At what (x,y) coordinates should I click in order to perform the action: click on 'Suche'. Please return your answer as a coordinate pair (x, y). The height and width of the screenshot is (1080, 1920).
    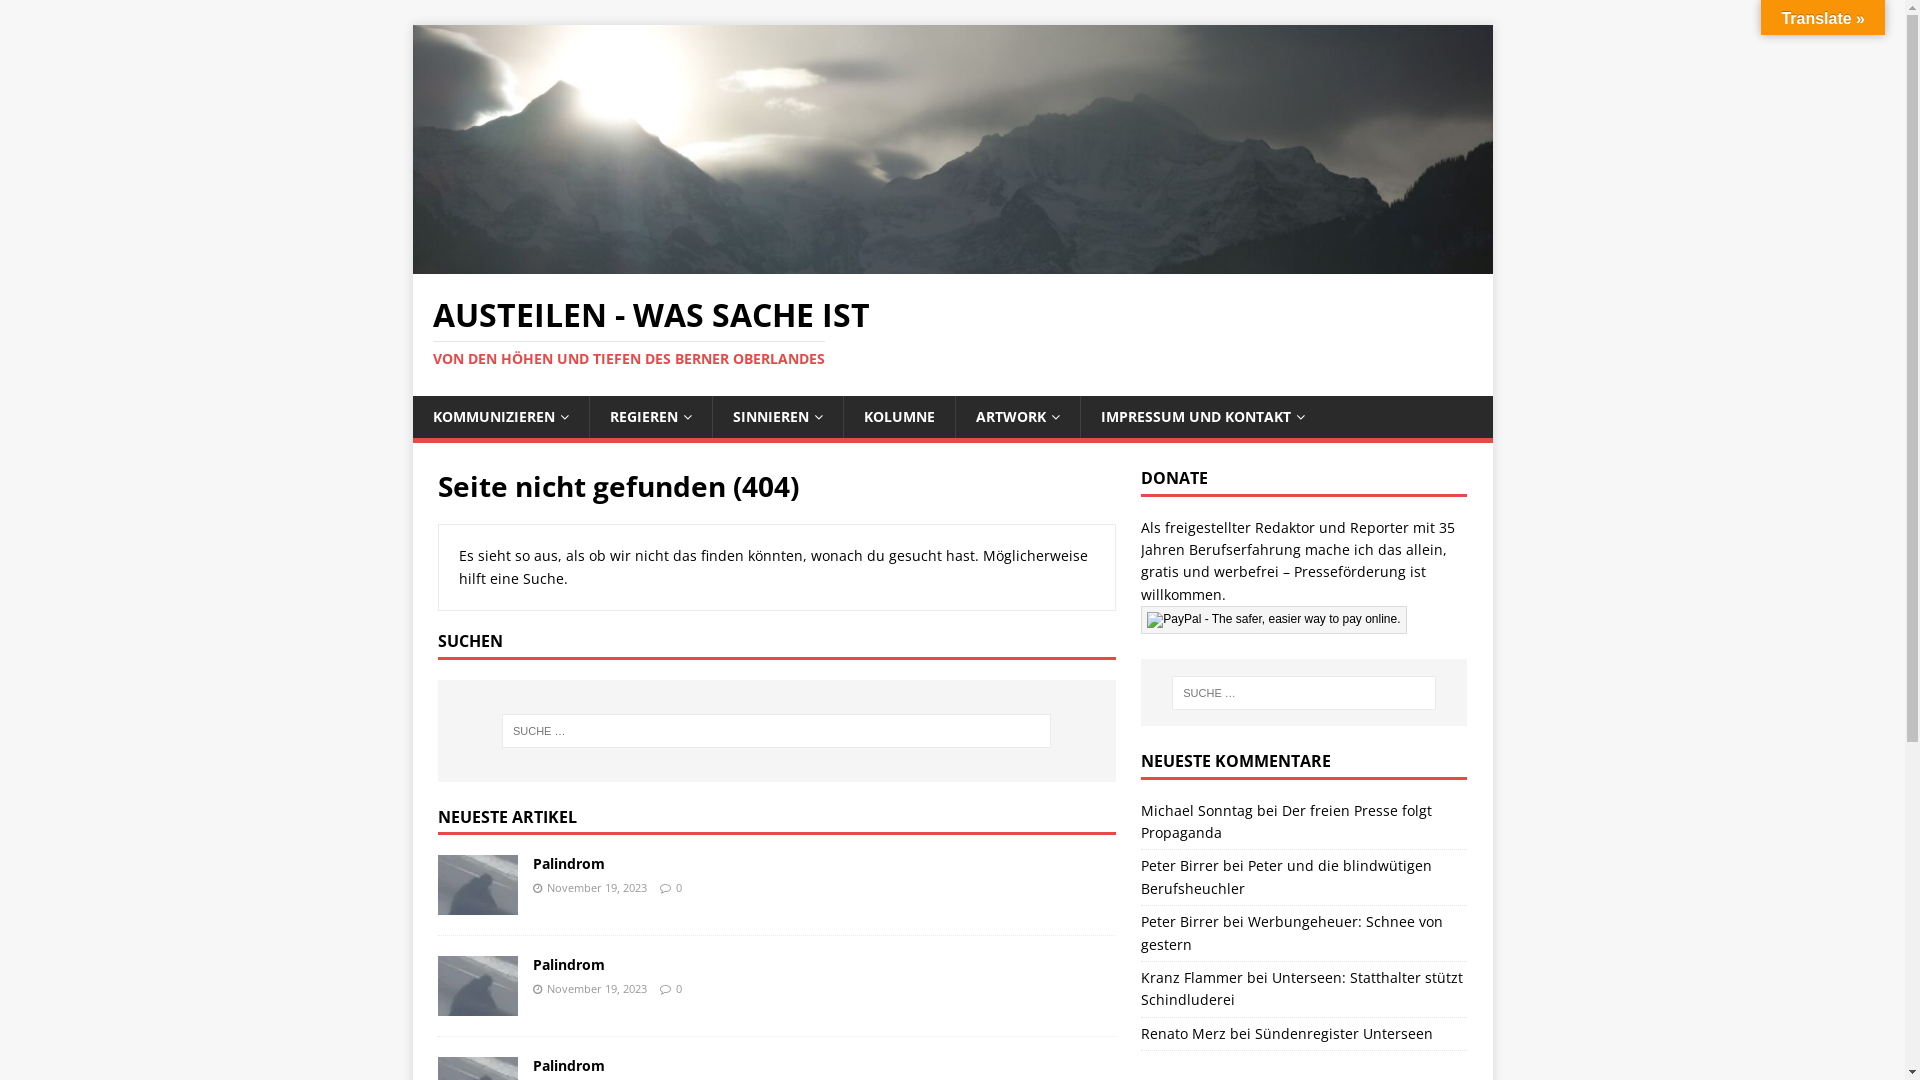
    Looking at the image, I should click on (0, 15).